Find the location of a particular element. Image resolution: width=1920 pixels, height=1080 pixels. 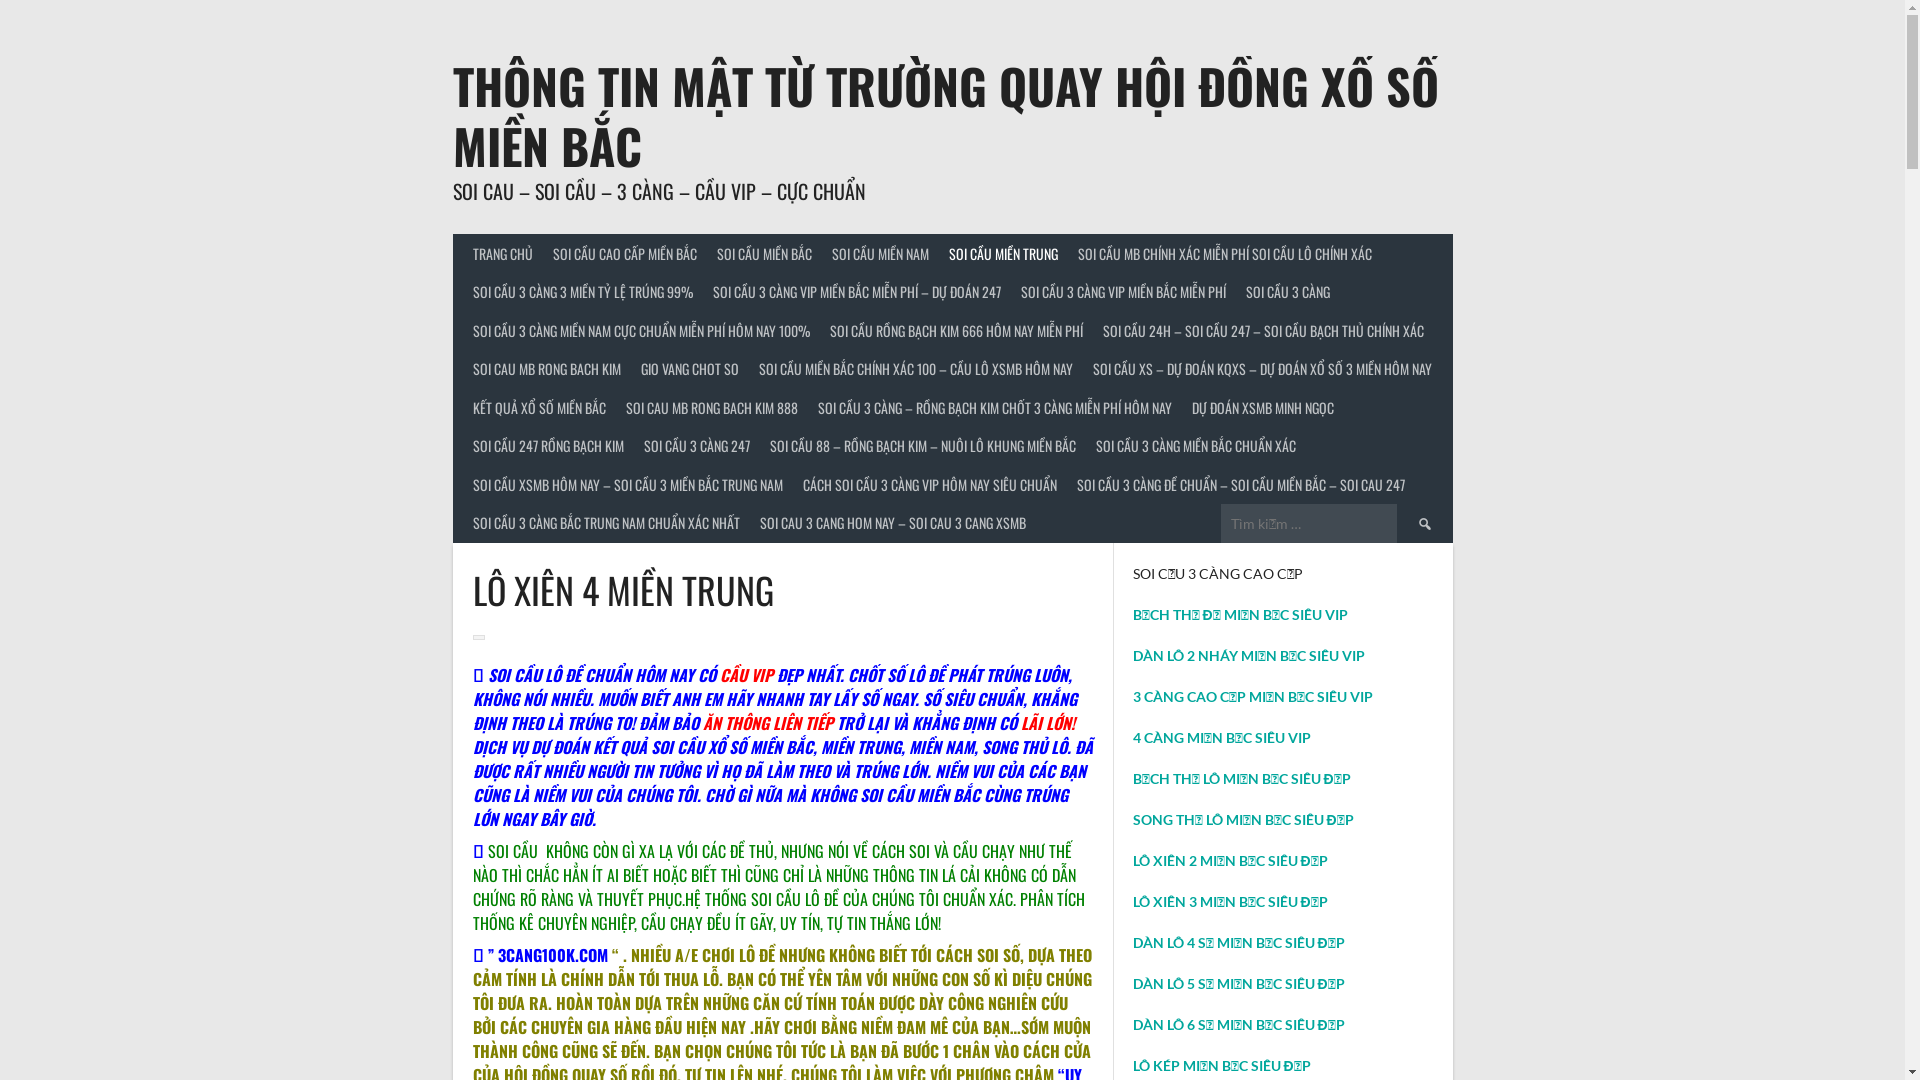

'SOI CAU MB RONG BACH KIM' is located at coordinates (546, 369).